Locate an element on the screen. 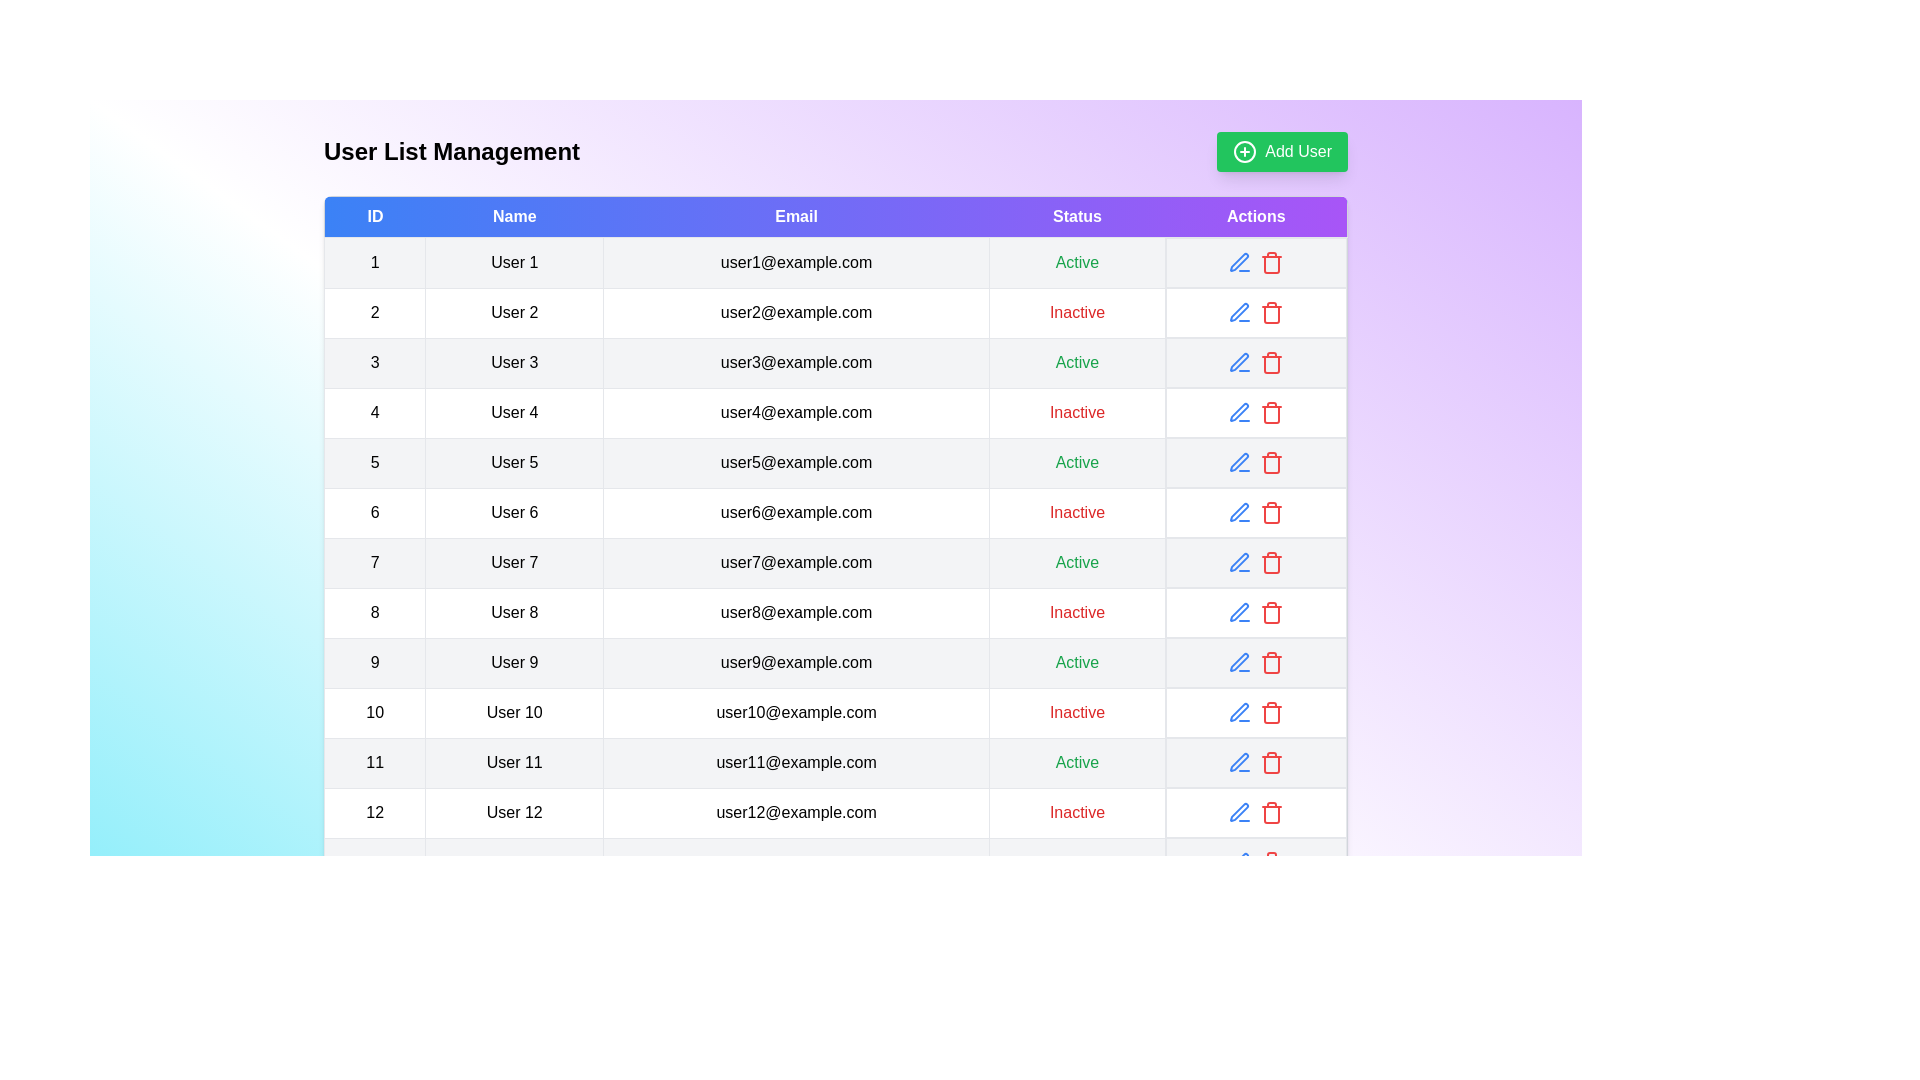 The height and width of the screenshot is (1080, 1920). the column header to sort the table by Email is located at coordinates (795, 216).